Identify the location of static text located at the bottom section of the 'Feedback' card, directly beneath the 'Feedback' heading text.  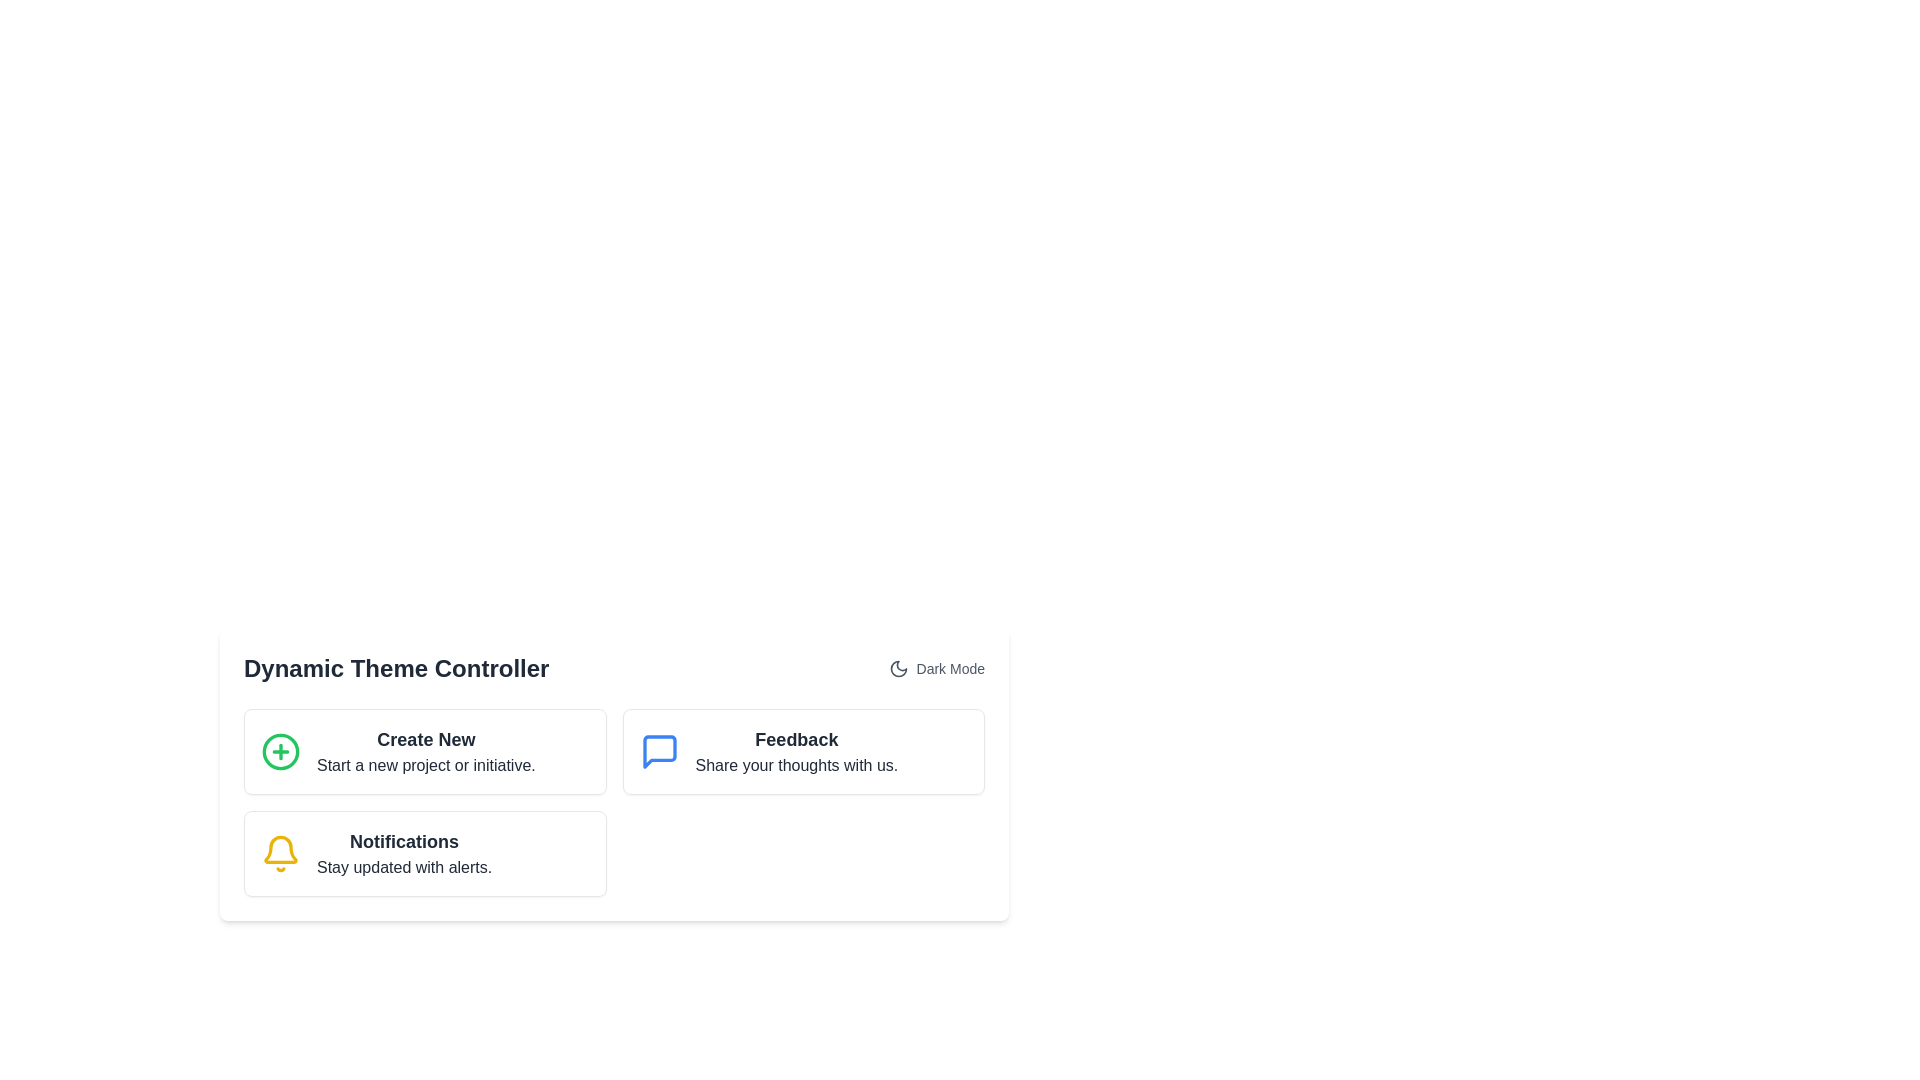
(795, 765).